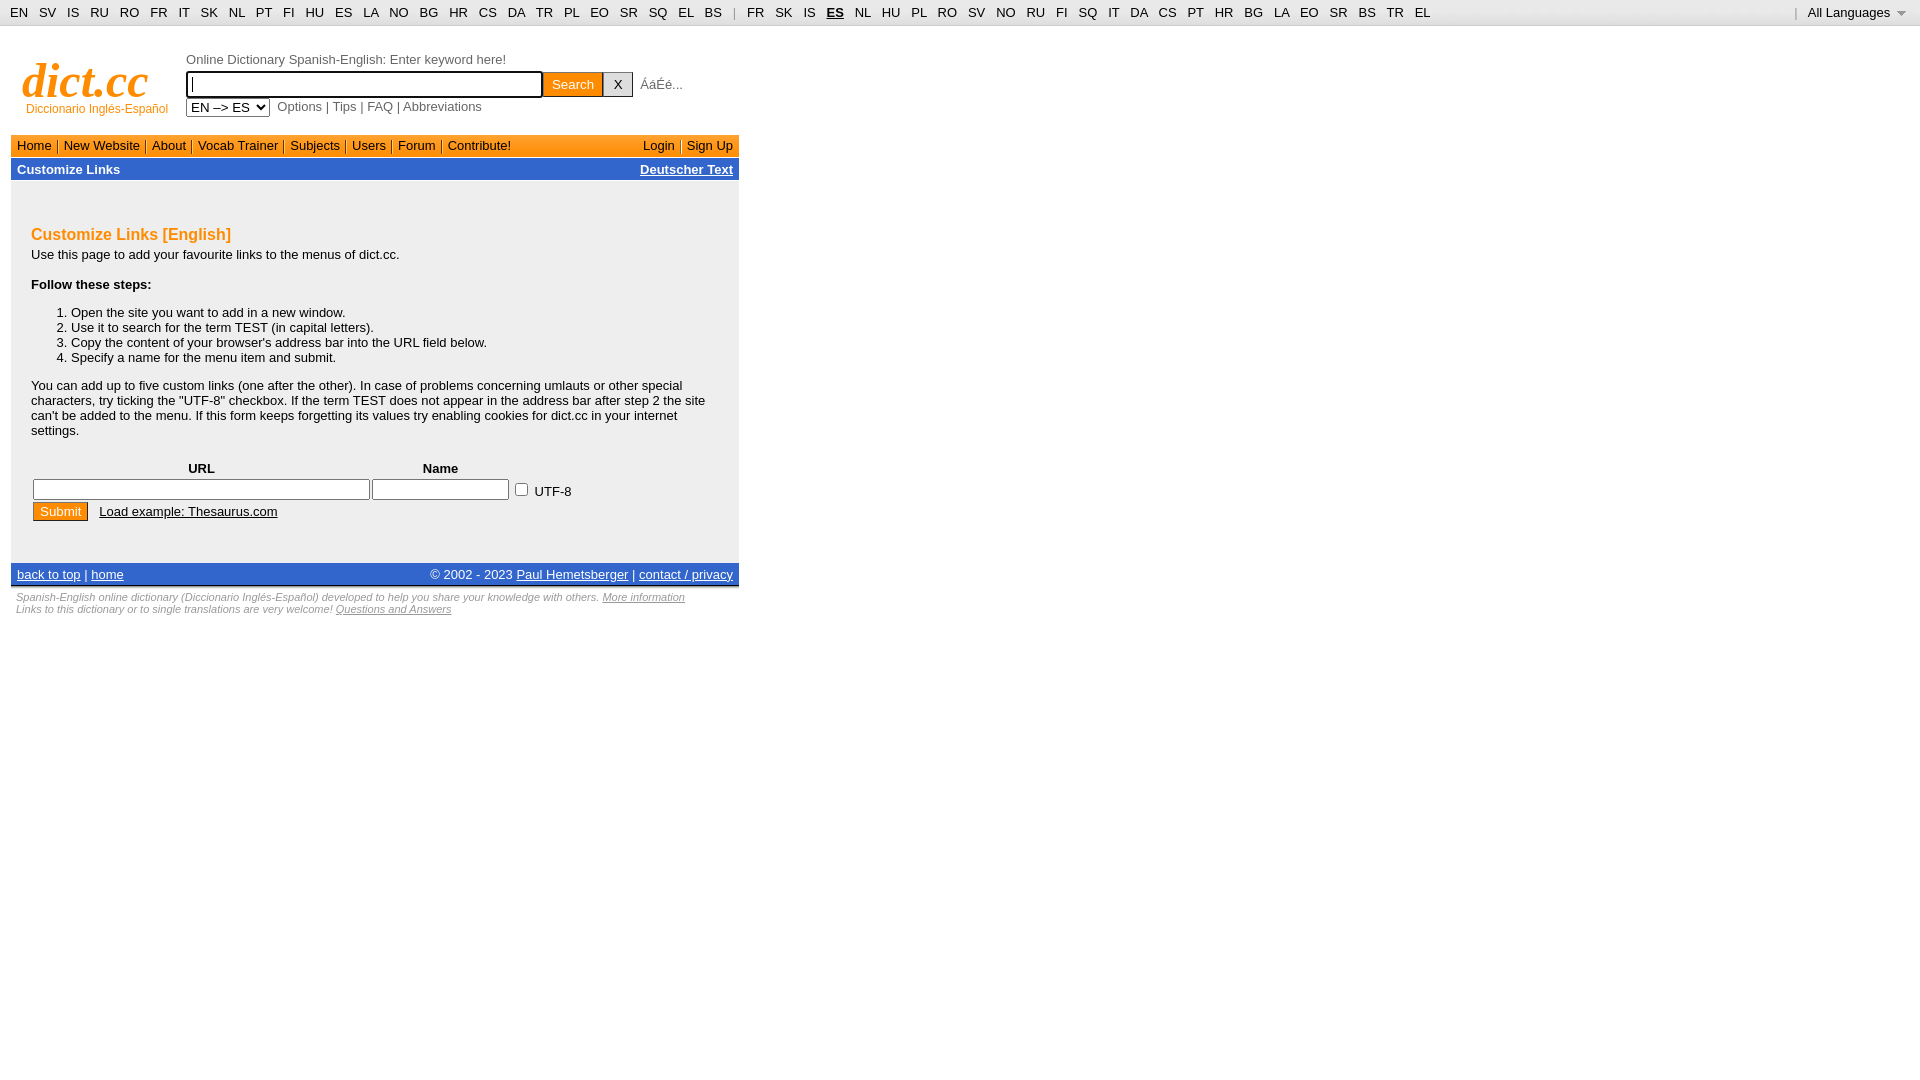  What do you see at coordinates (1242, 12) in the screenshot?
I see `'BG'` at bounding box center [1242, 12].